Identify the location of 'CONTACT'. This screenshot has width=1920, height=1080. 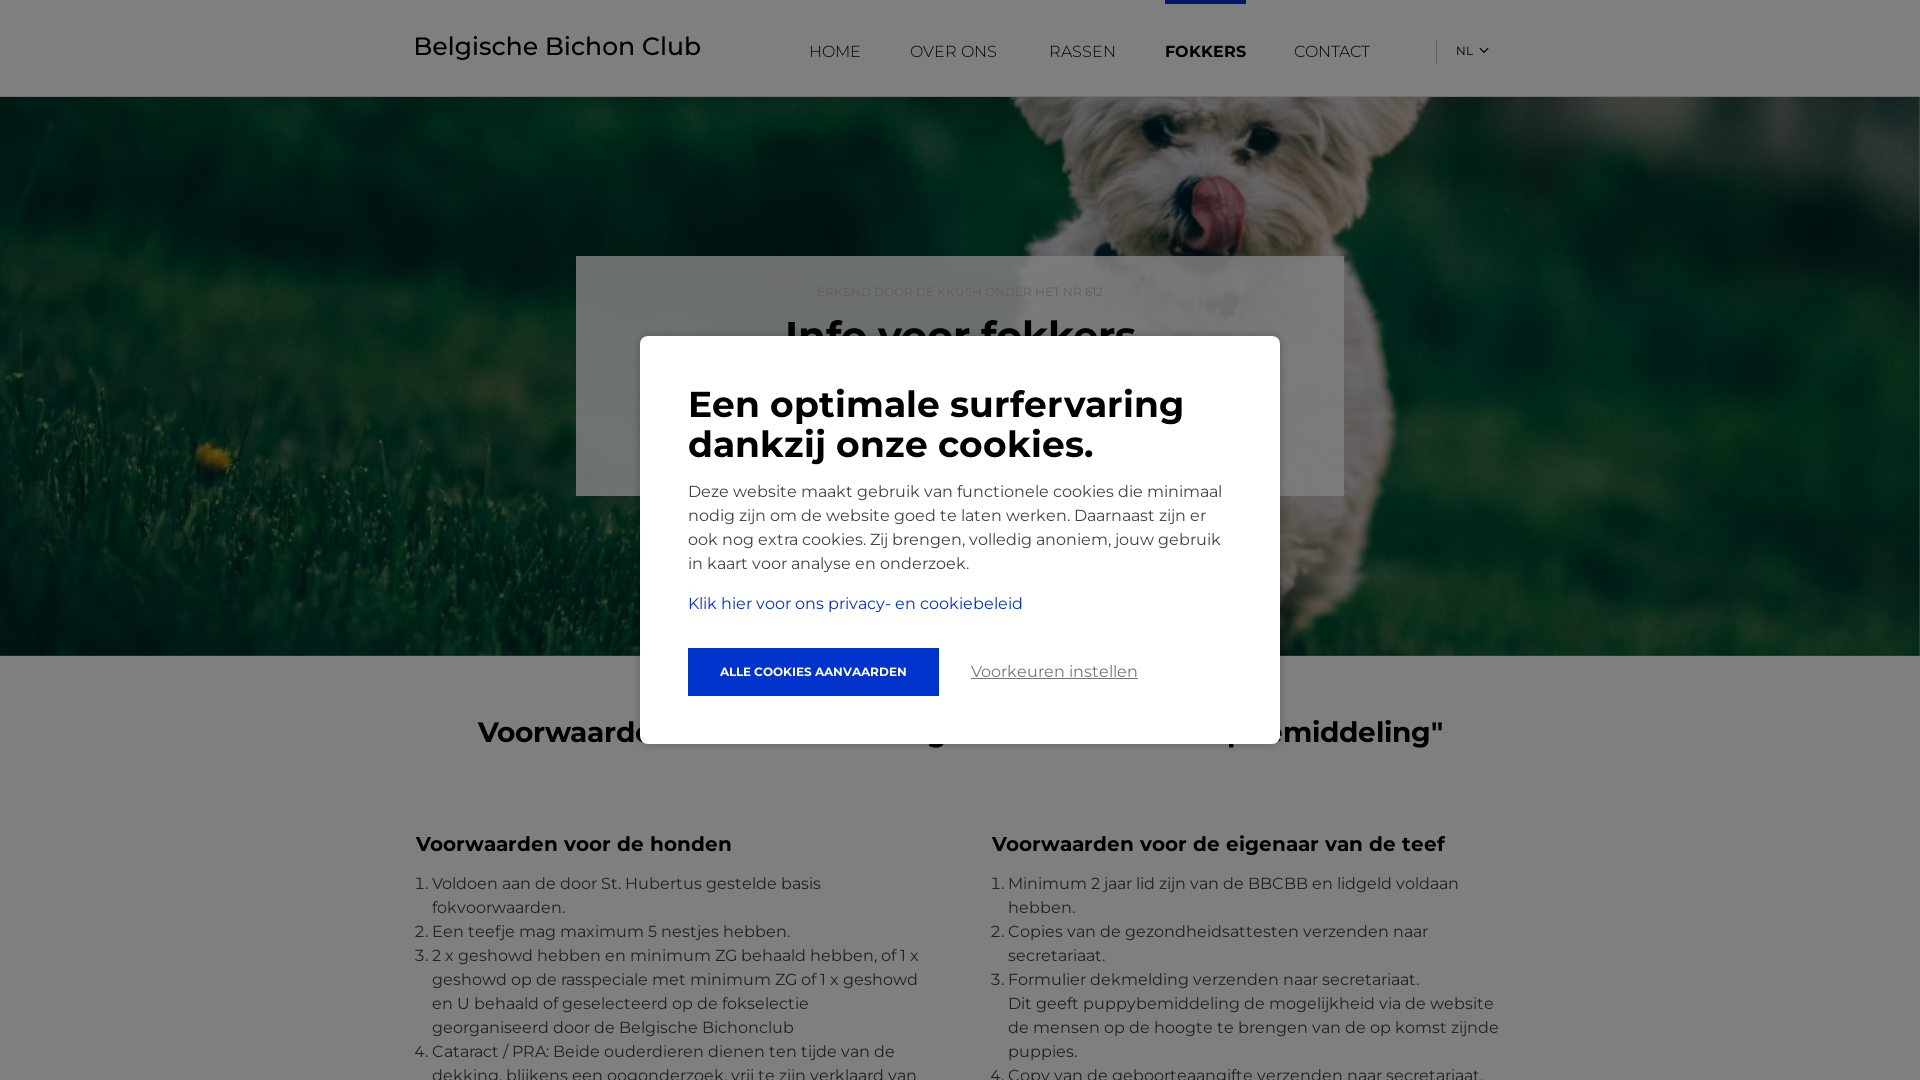
(1334, 50).